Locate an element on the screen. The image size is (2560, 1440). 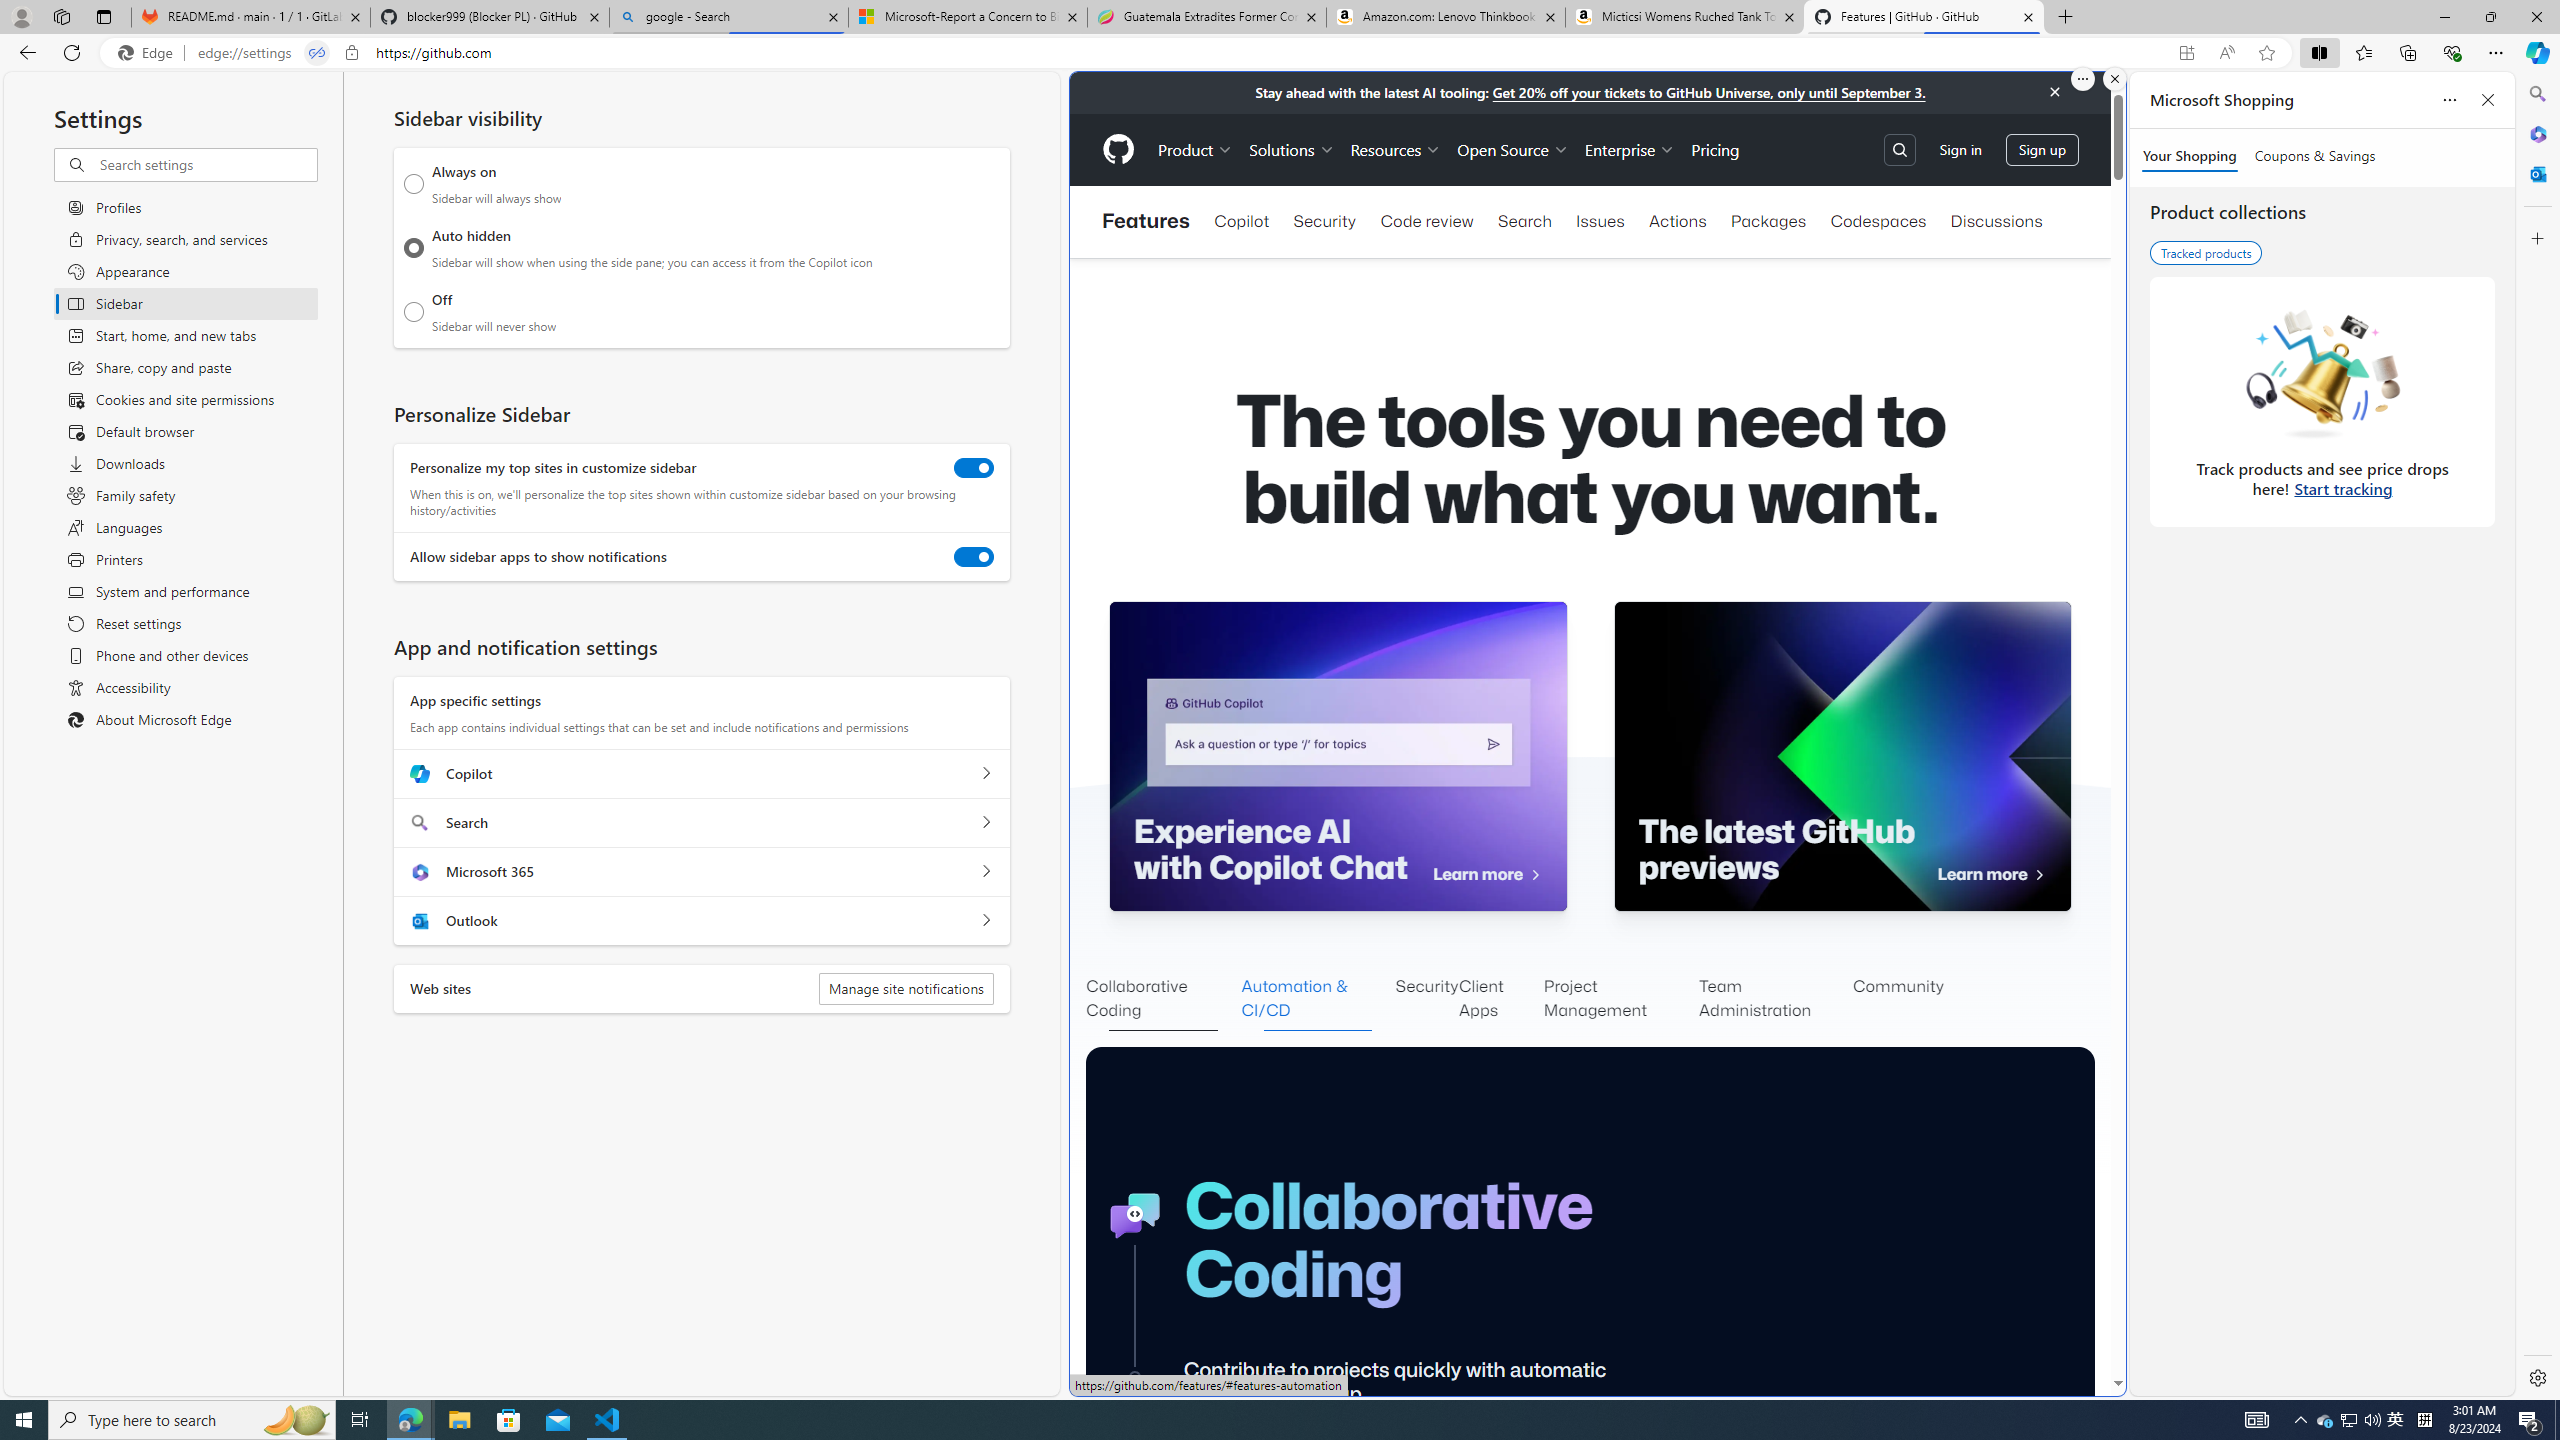
'Product' is located at coordinates (1194, 149).